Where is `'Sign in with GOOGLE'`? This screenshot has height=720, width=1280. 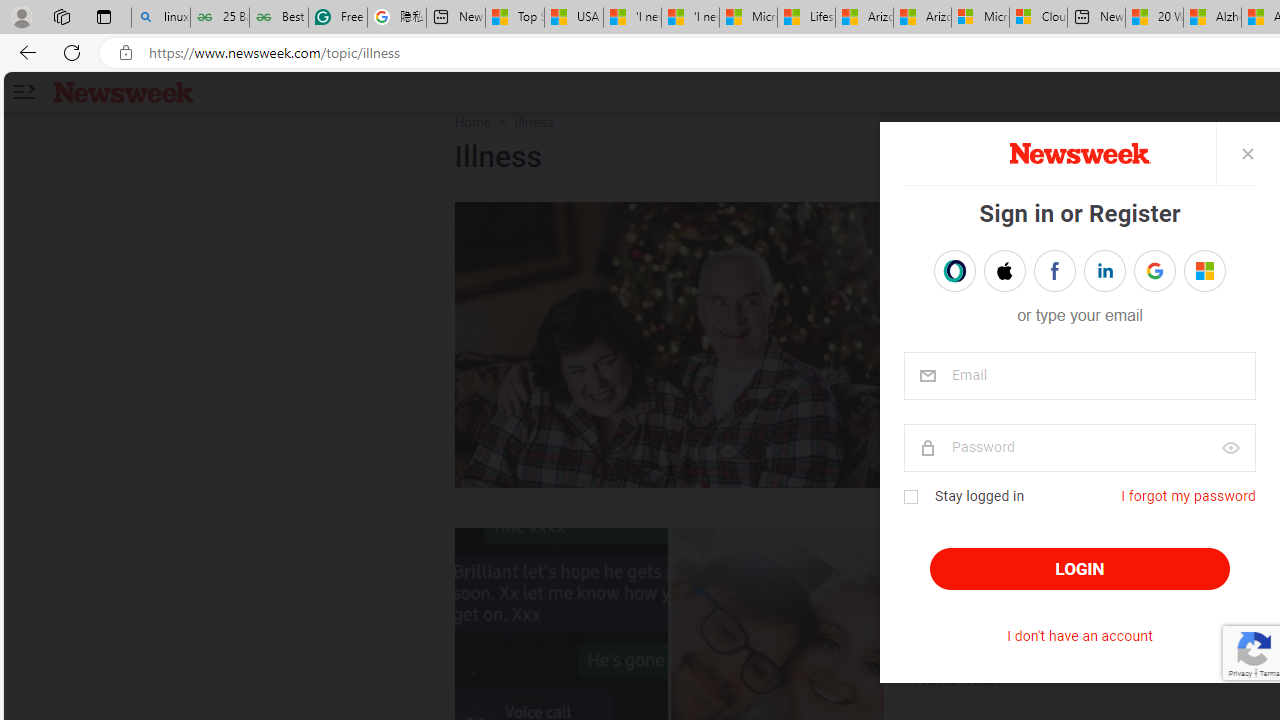
'Sign in with GOOGLE' is located at coordinates (1154, 271).